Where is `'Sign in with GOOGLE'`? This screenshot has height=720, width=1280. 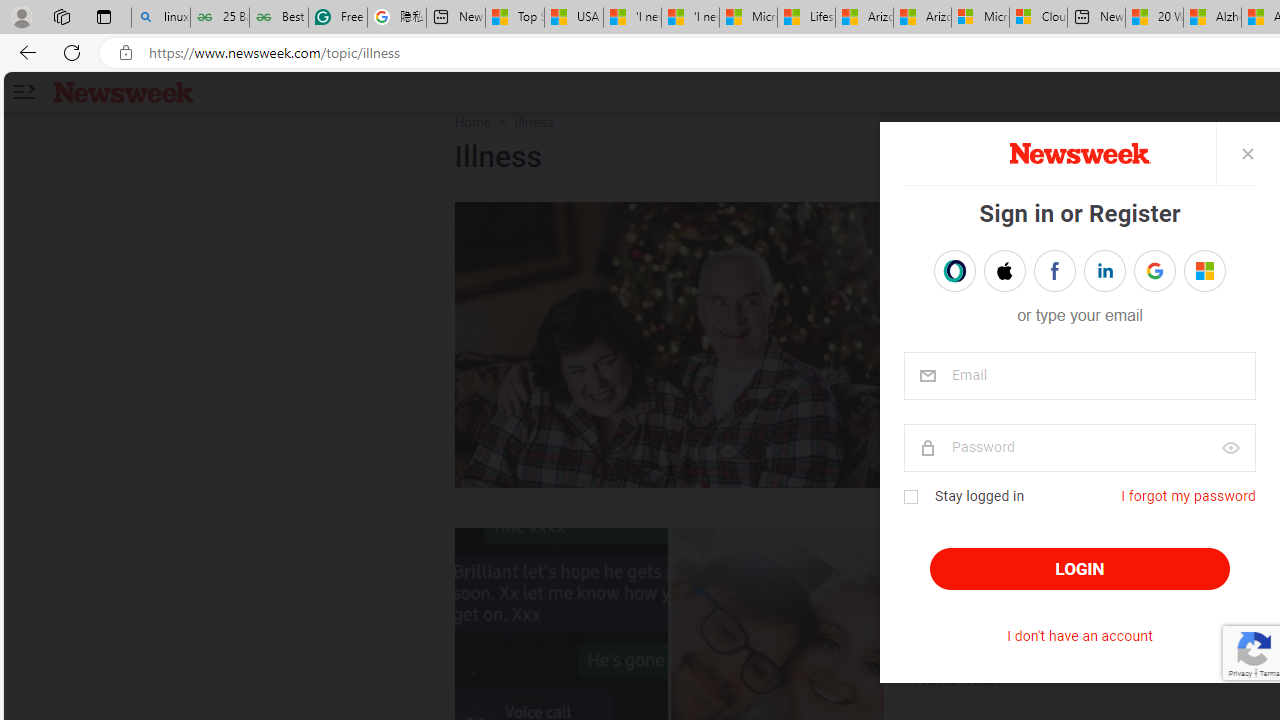
'Sign in with GOOGLE' is located at coordinates (1154, 271).